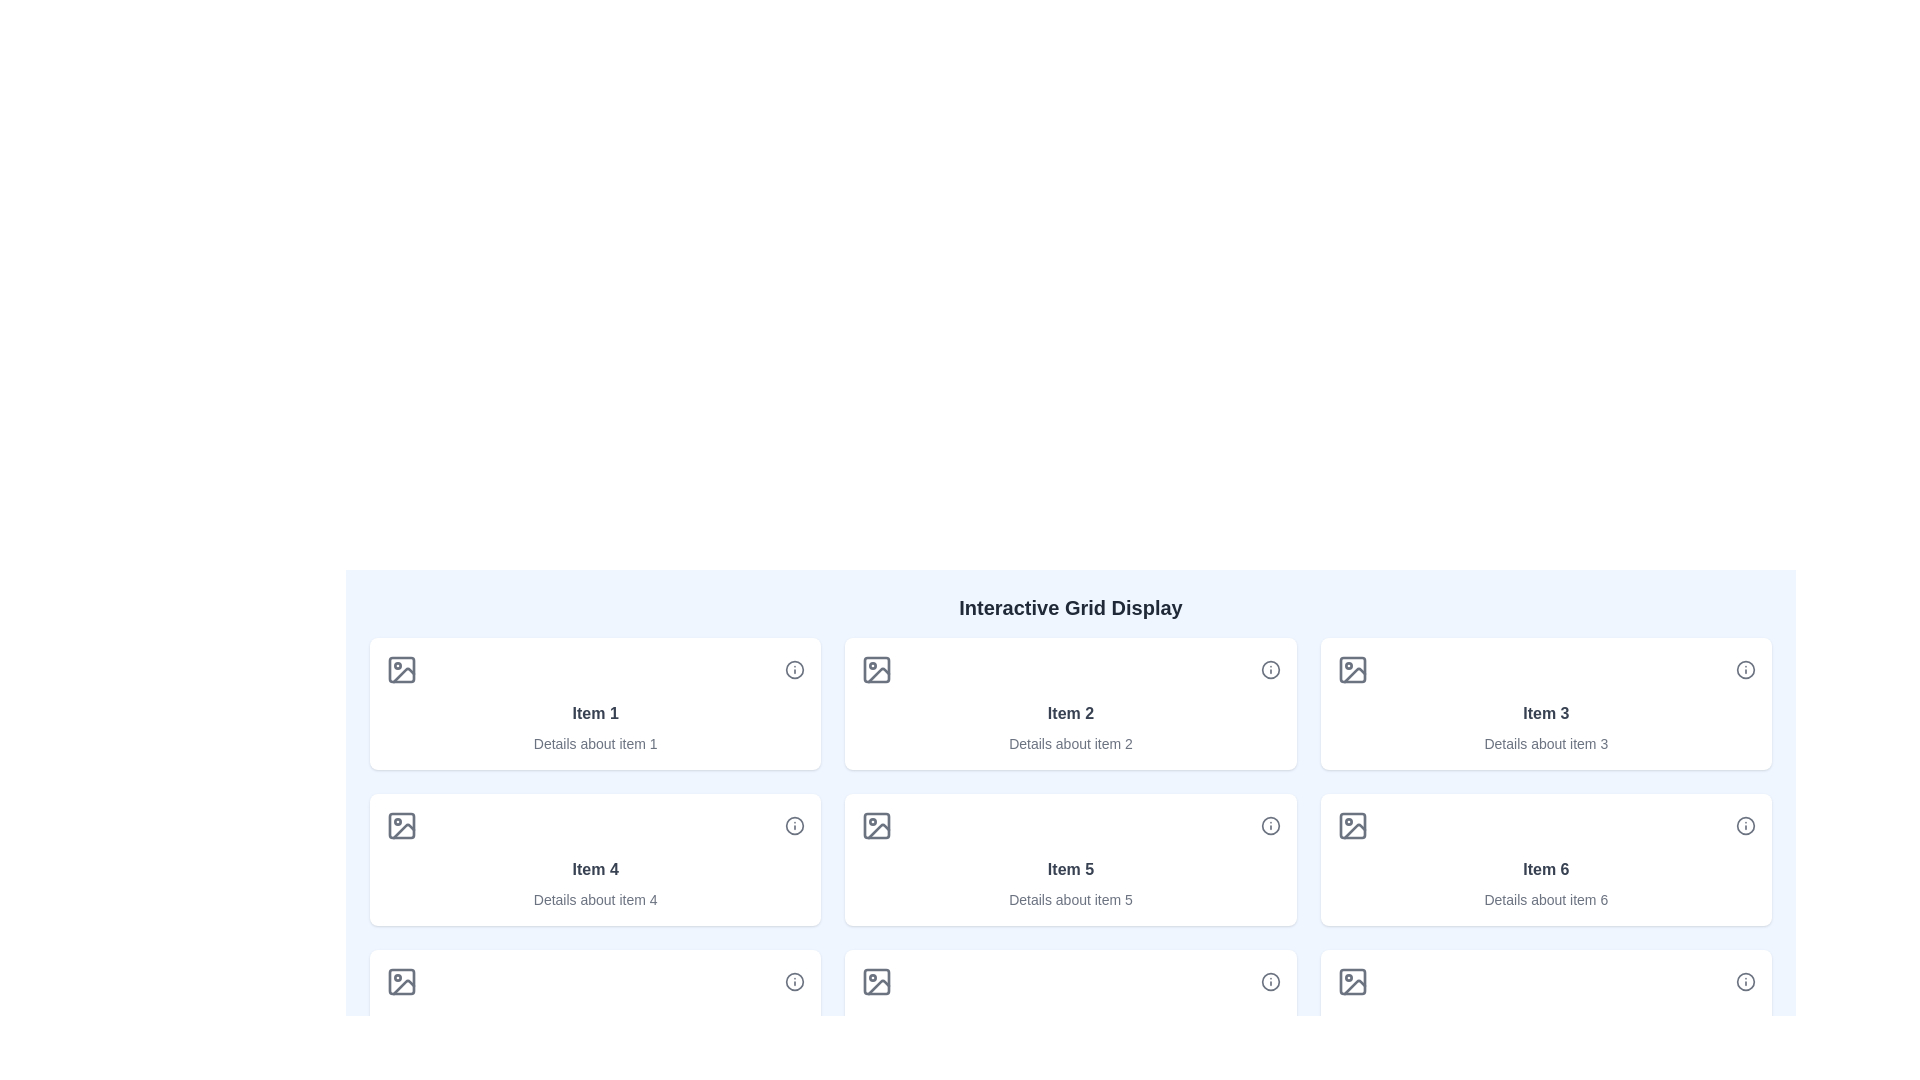 The width and height of the screenshot is (1920, 1080). I want to click on the SVG Circle Element located in the sixth cell of the grid layout at the bottom-right corner, which serves as a decorative or symbolic marker, so click(794, 981).